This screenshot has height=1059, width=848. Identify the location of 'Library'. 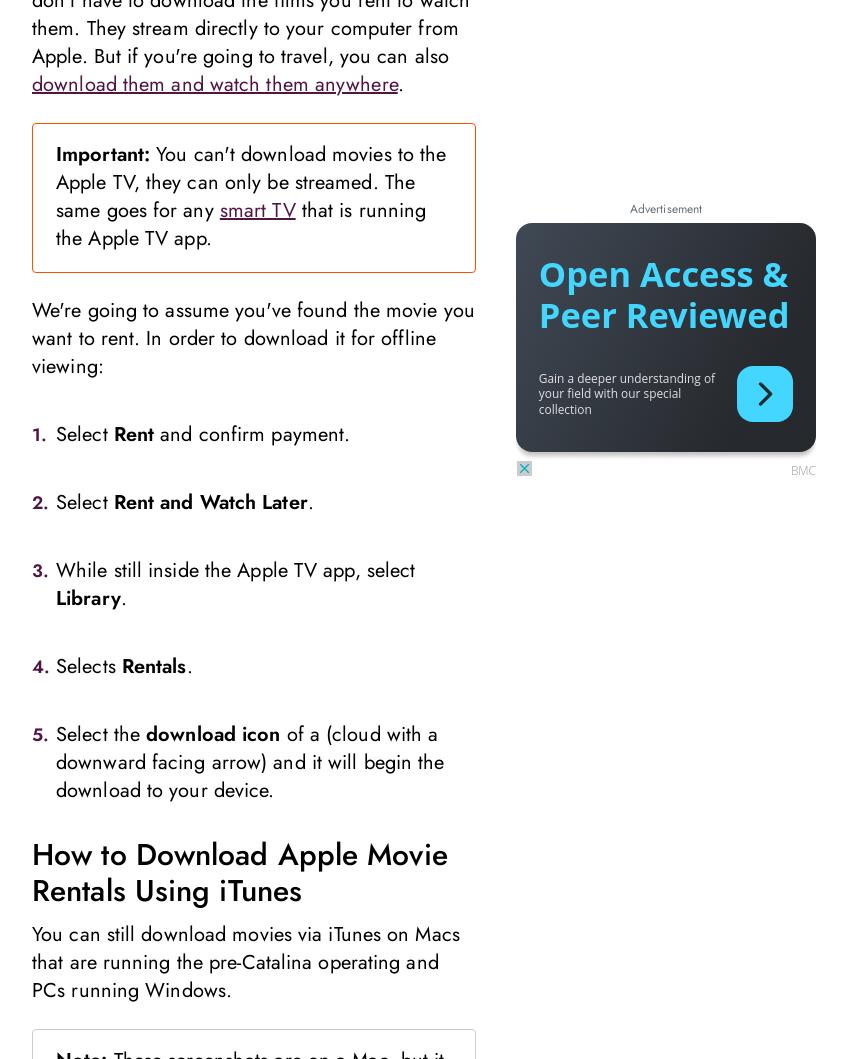
(88, 596).